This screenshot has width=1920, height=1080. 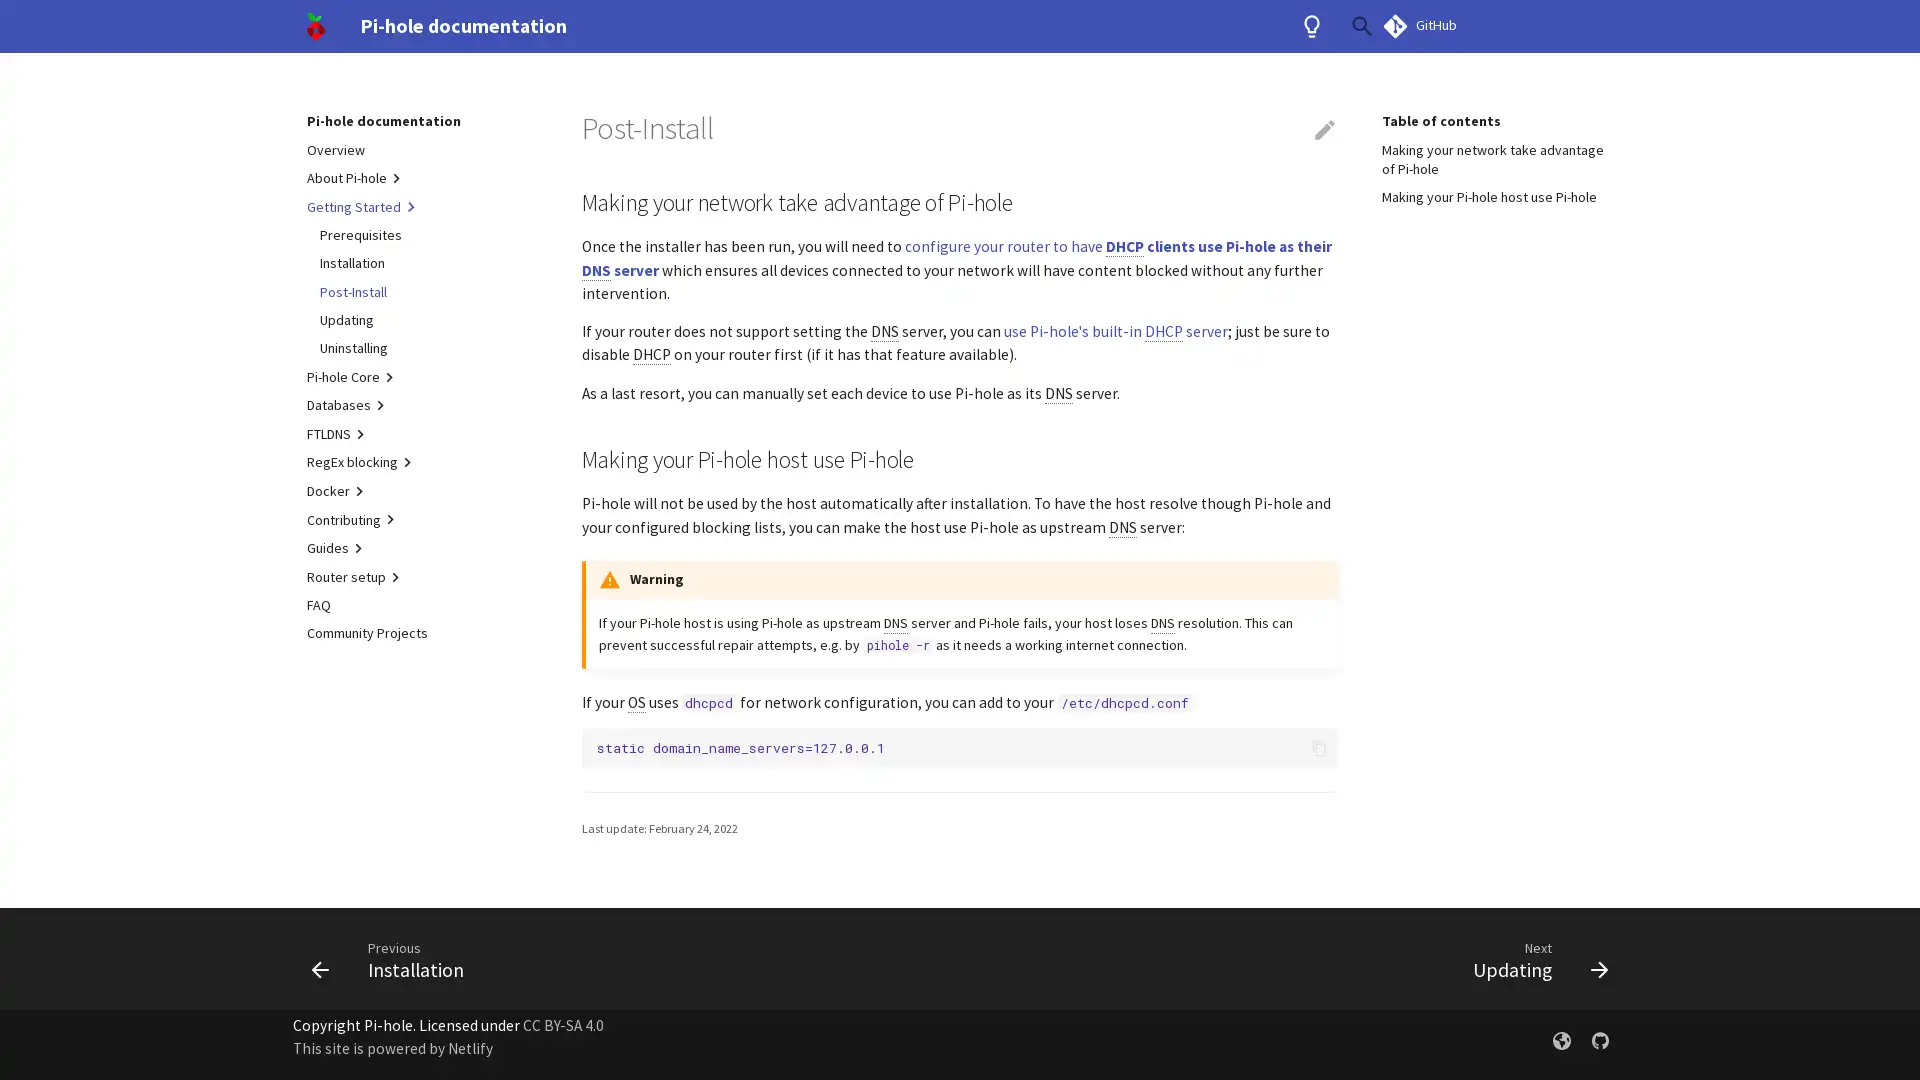 I want to click on Copy to clipboard, so click(x=1318, y=748).